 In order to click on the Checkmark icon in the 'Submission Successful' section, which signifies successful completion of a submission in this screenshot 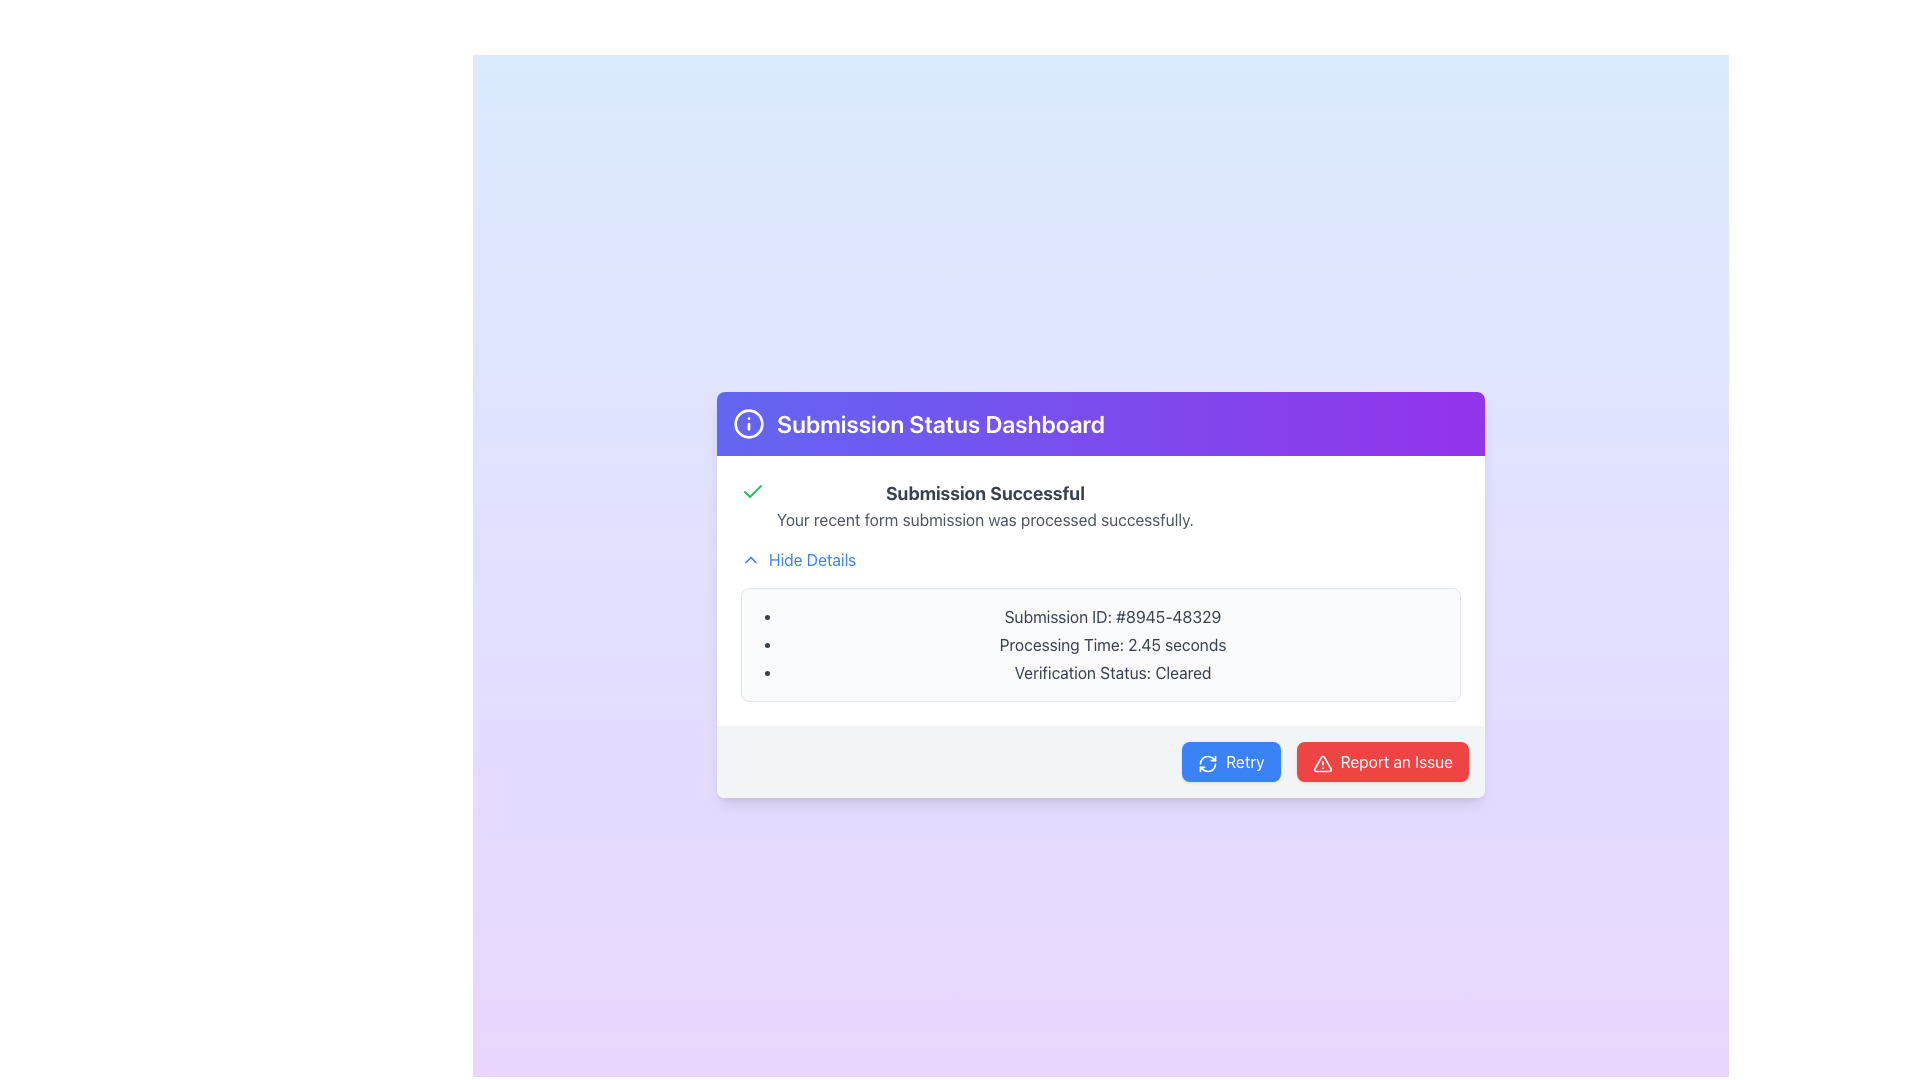, I will do `click(752, 492)`.